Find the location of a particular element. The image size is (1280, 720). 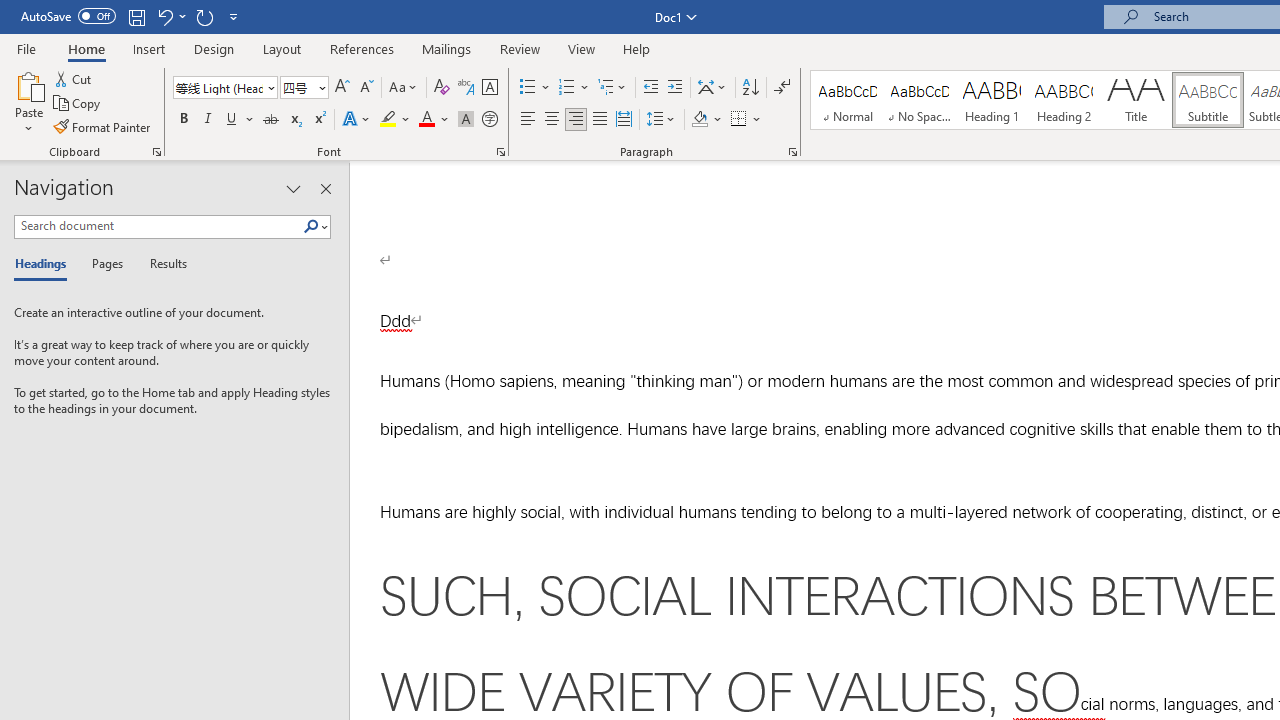

'Headings' is located at coordinates (45, 264).